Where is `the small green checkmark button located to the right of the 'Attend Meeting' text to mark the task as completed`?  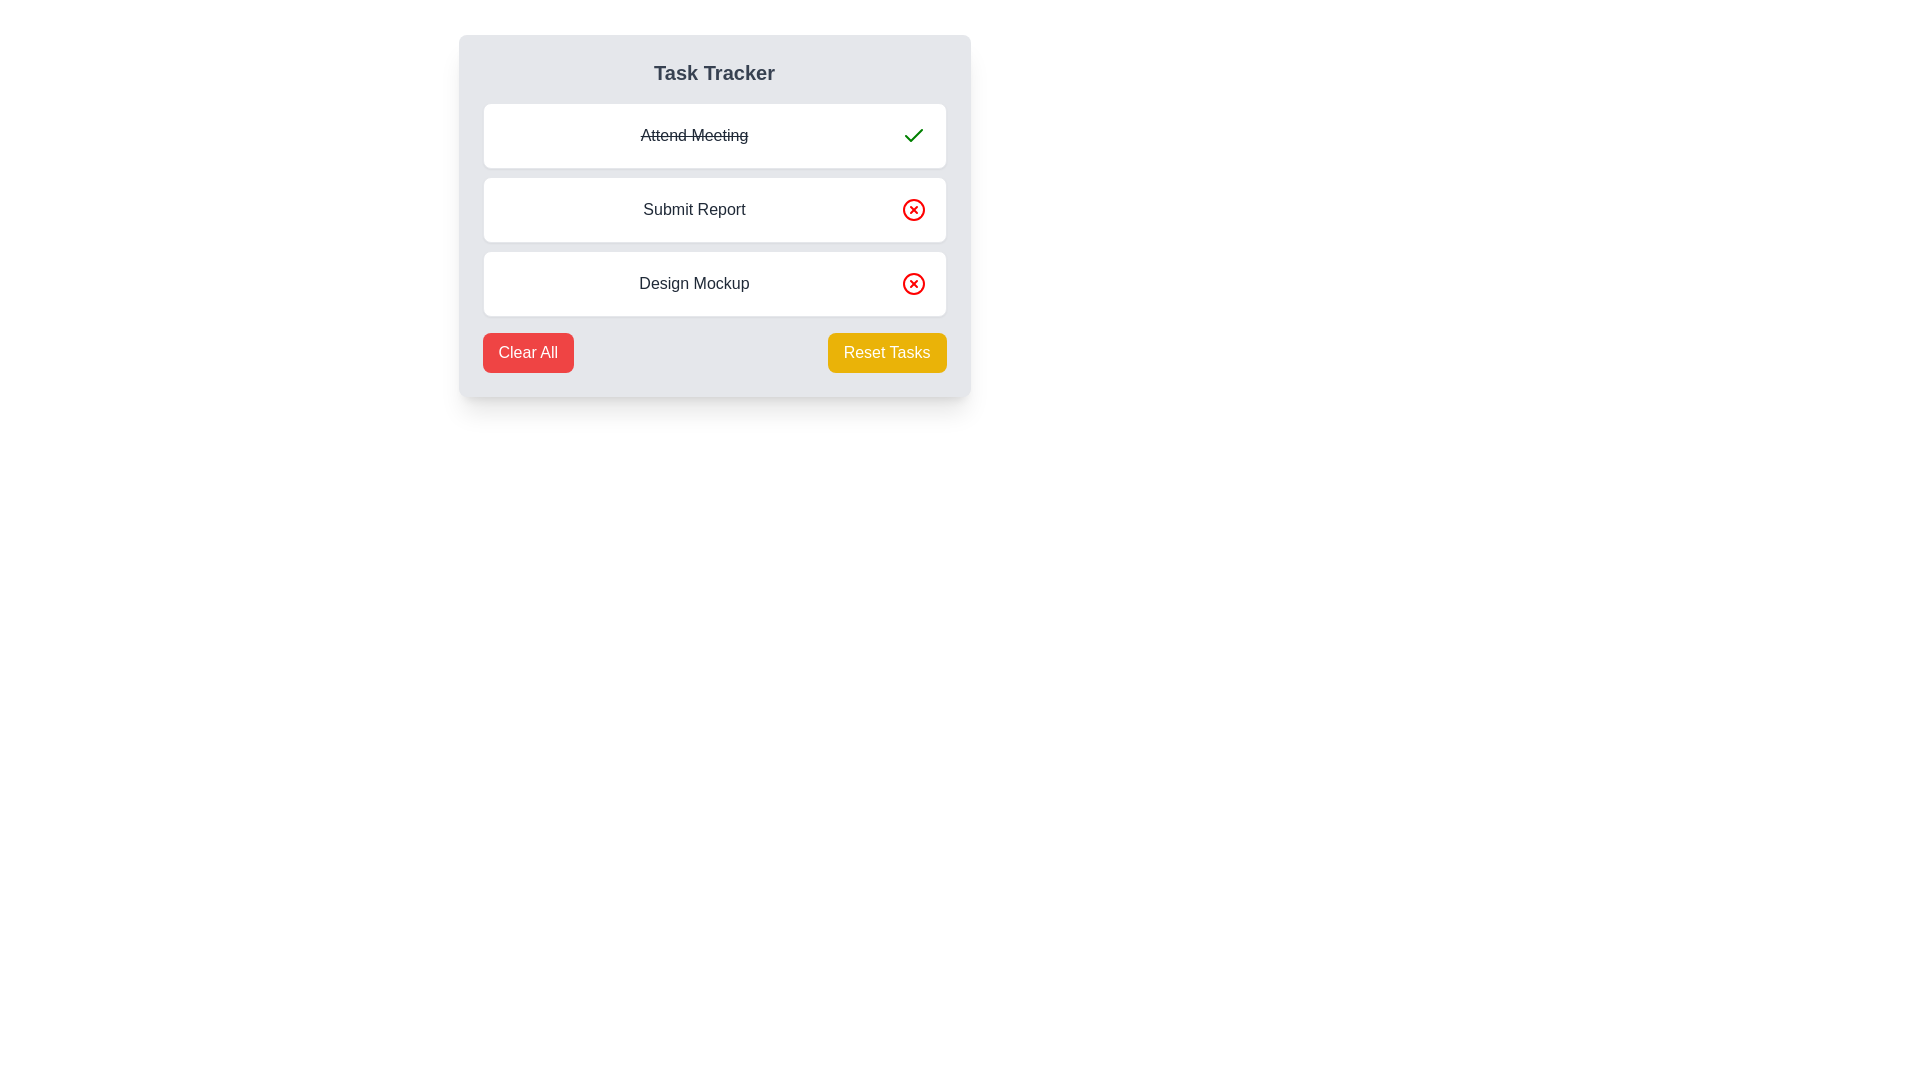 the small green checkmark button located to the right of the 'Attend Meeting' text to mark the task as completed is located at coordinates (912, 135).